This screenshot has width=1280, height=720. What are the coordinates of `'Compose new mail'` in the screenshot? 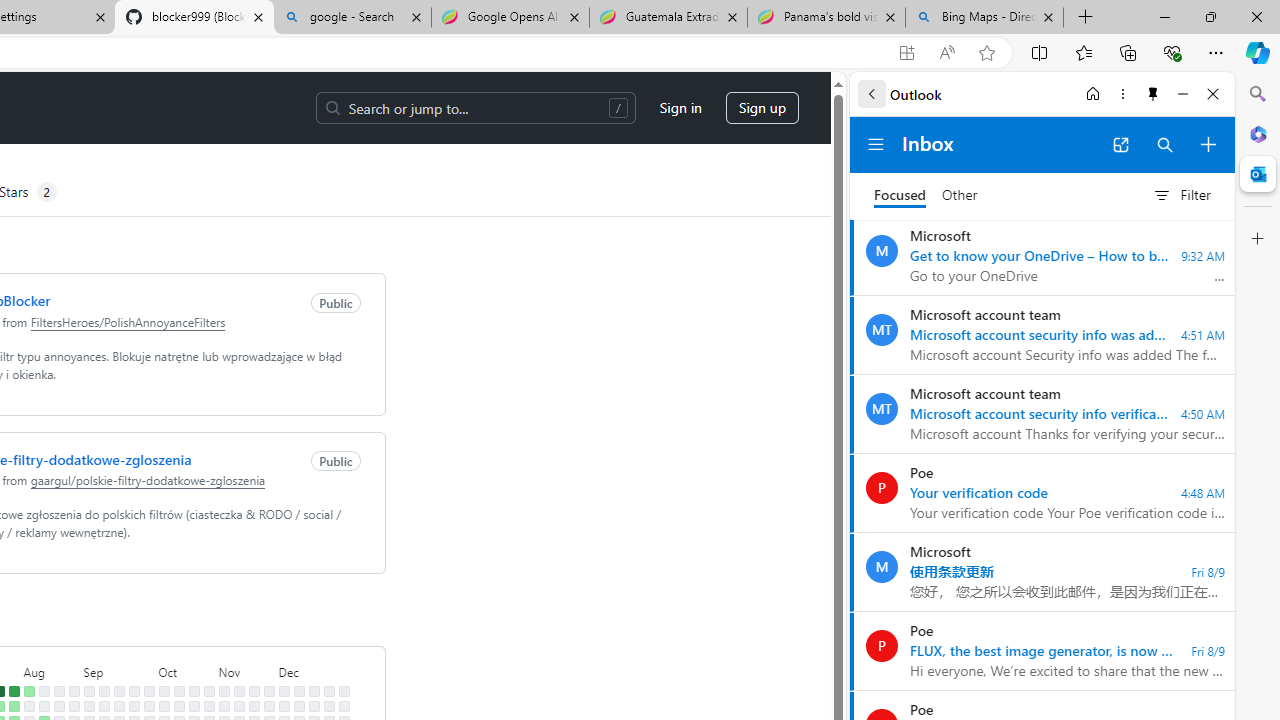 It's located at (1207, 144).